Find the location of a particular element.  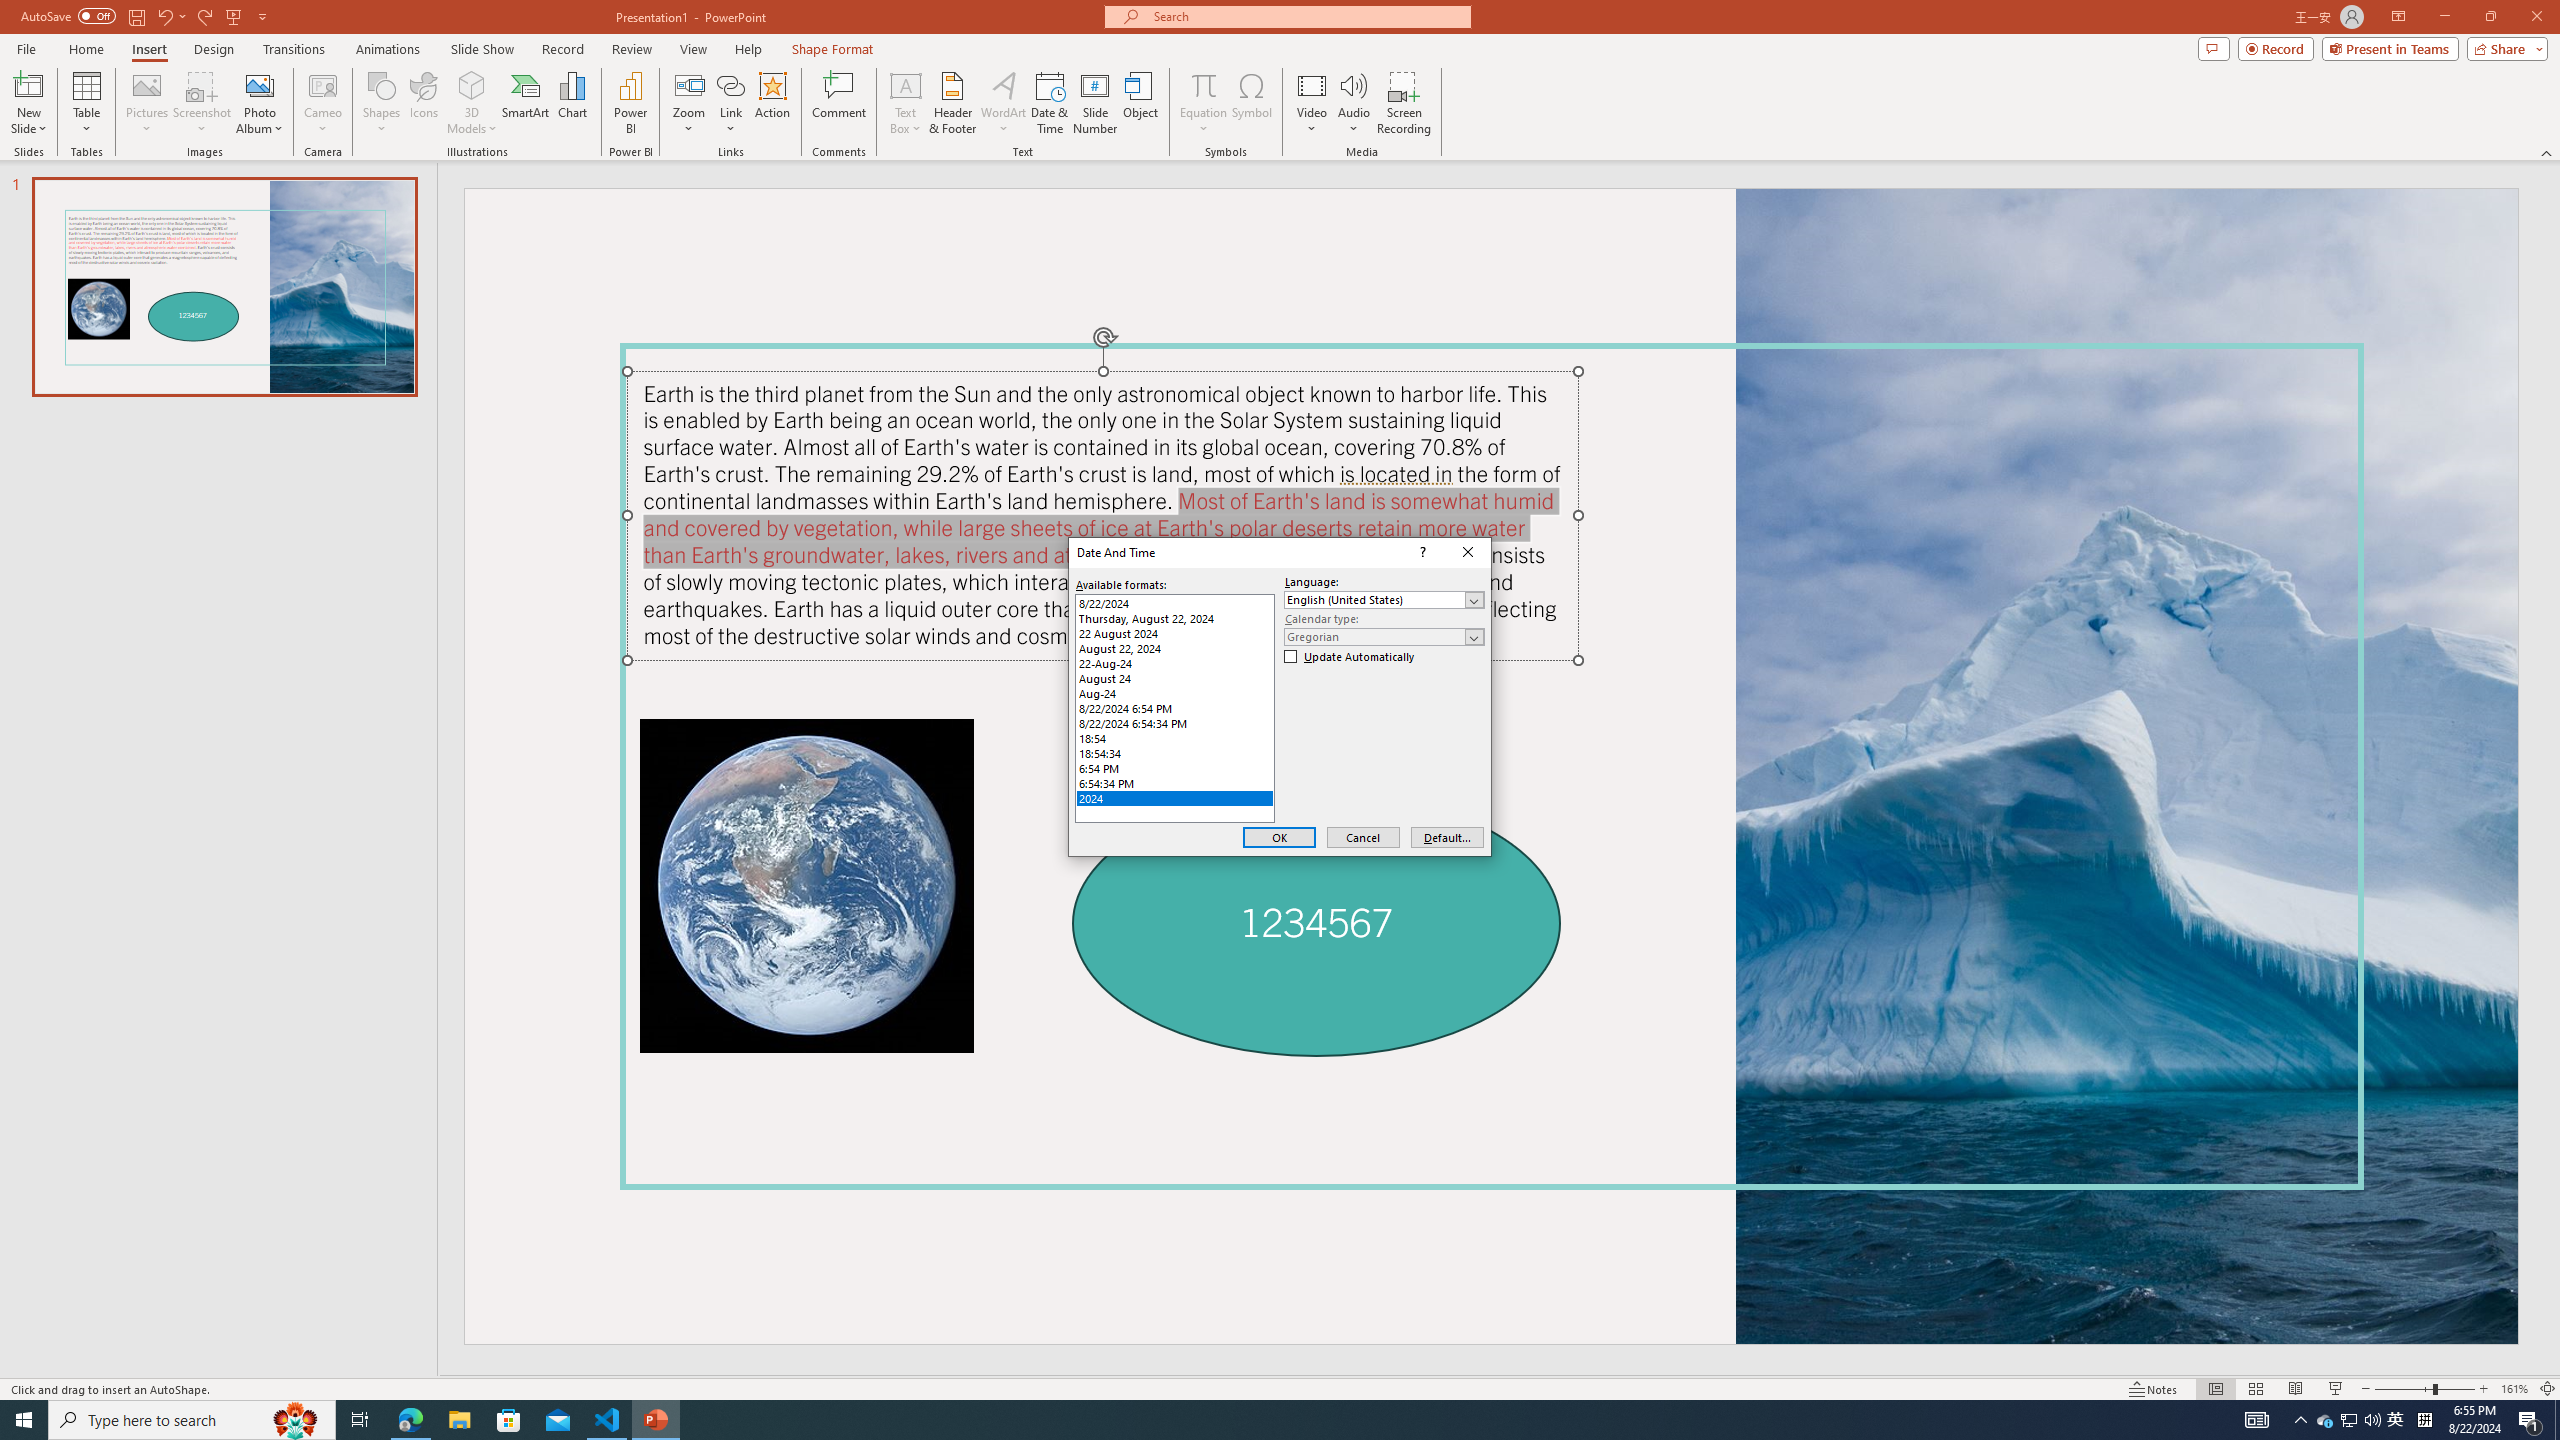

'Transitions' is located at coordinates (293, 49).